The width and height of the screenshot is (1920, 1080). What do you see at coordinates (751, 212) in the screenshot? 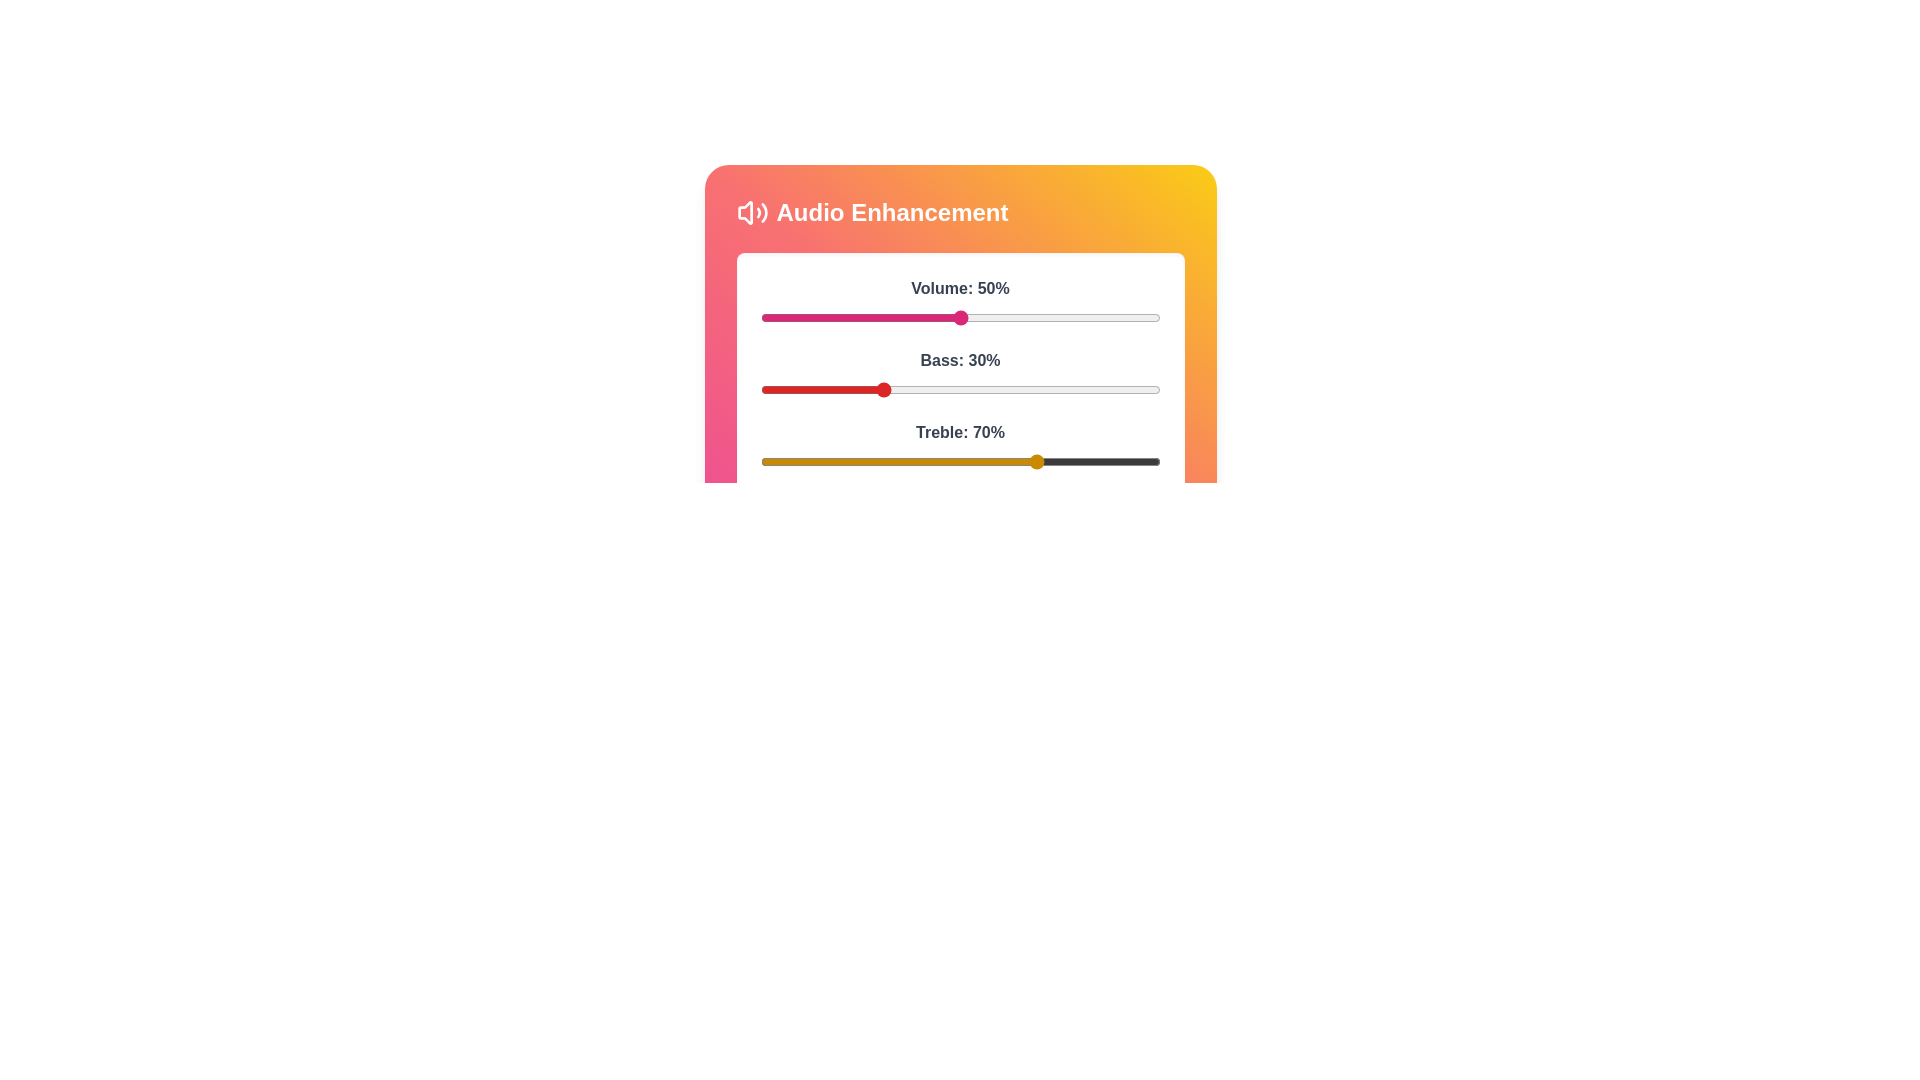
I see `the speaker icon with sound waves on a pink background, located at the top-left corner of the 'Audio Enhancement' section` at bounding box center [751, 212].